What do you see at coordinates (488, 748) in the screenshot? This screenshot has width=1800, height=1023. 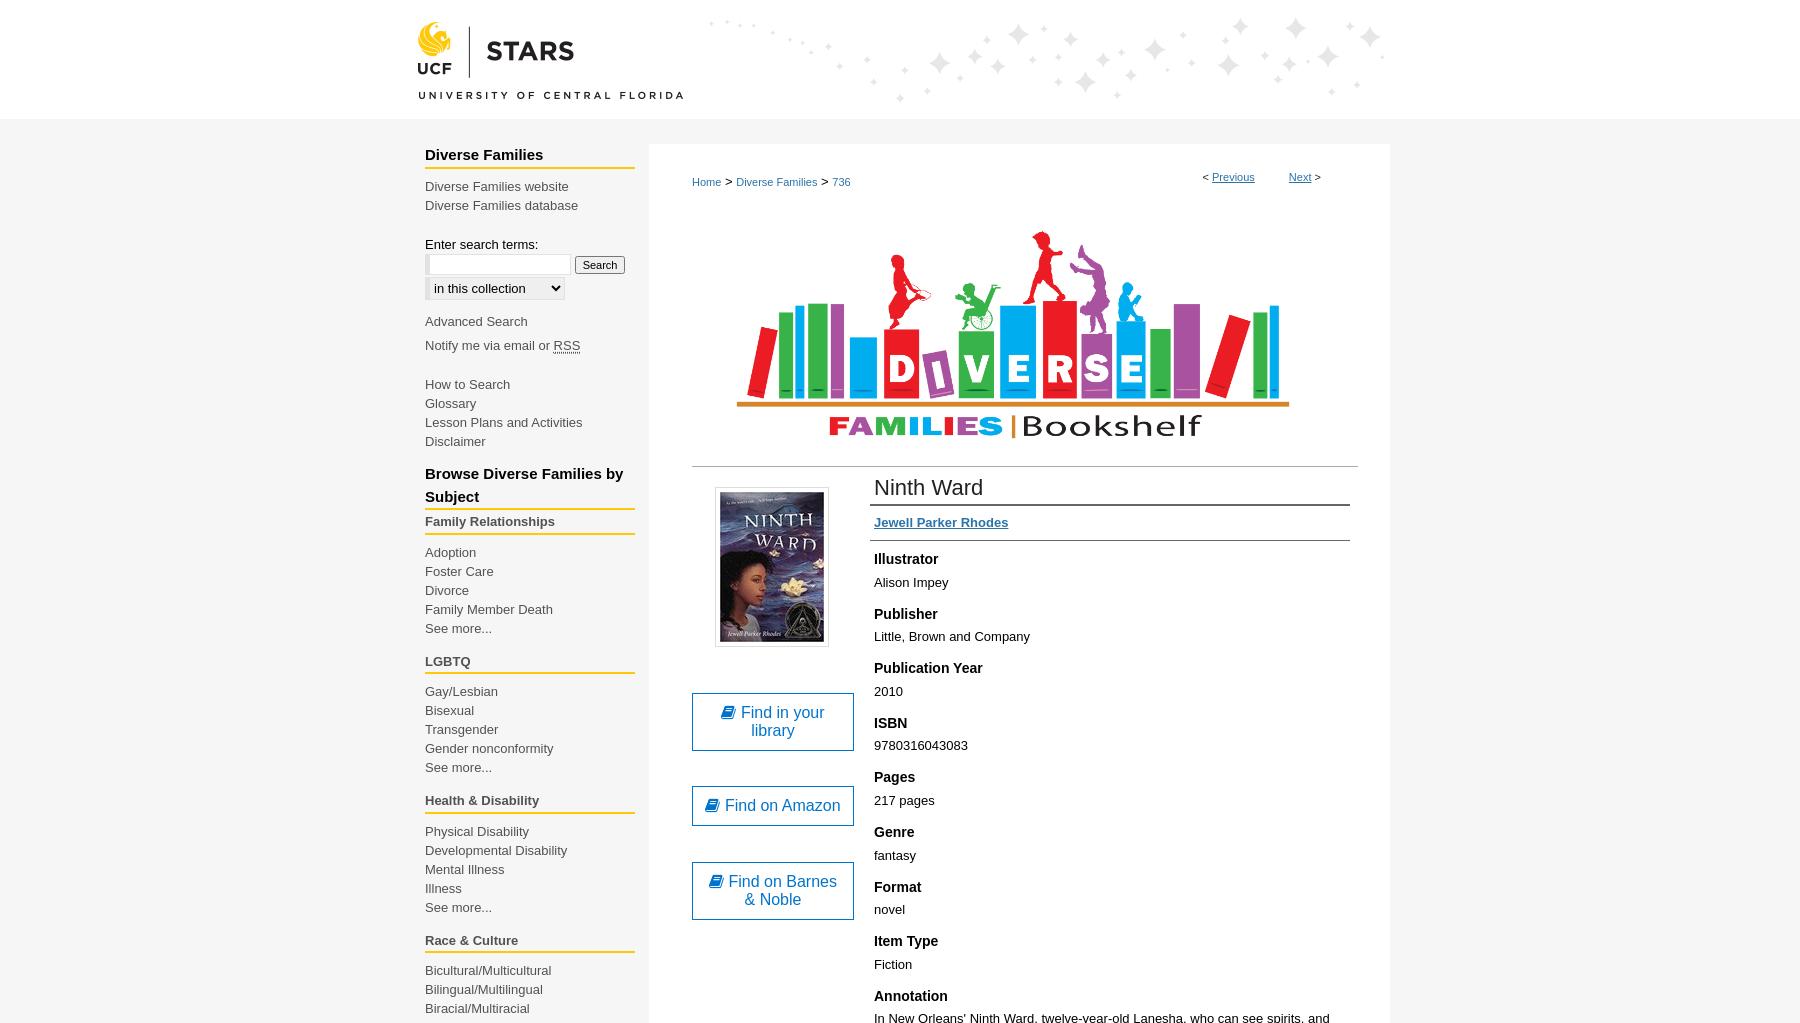 I see `'Gender nonconformity'` at bounding box center [488, 748].